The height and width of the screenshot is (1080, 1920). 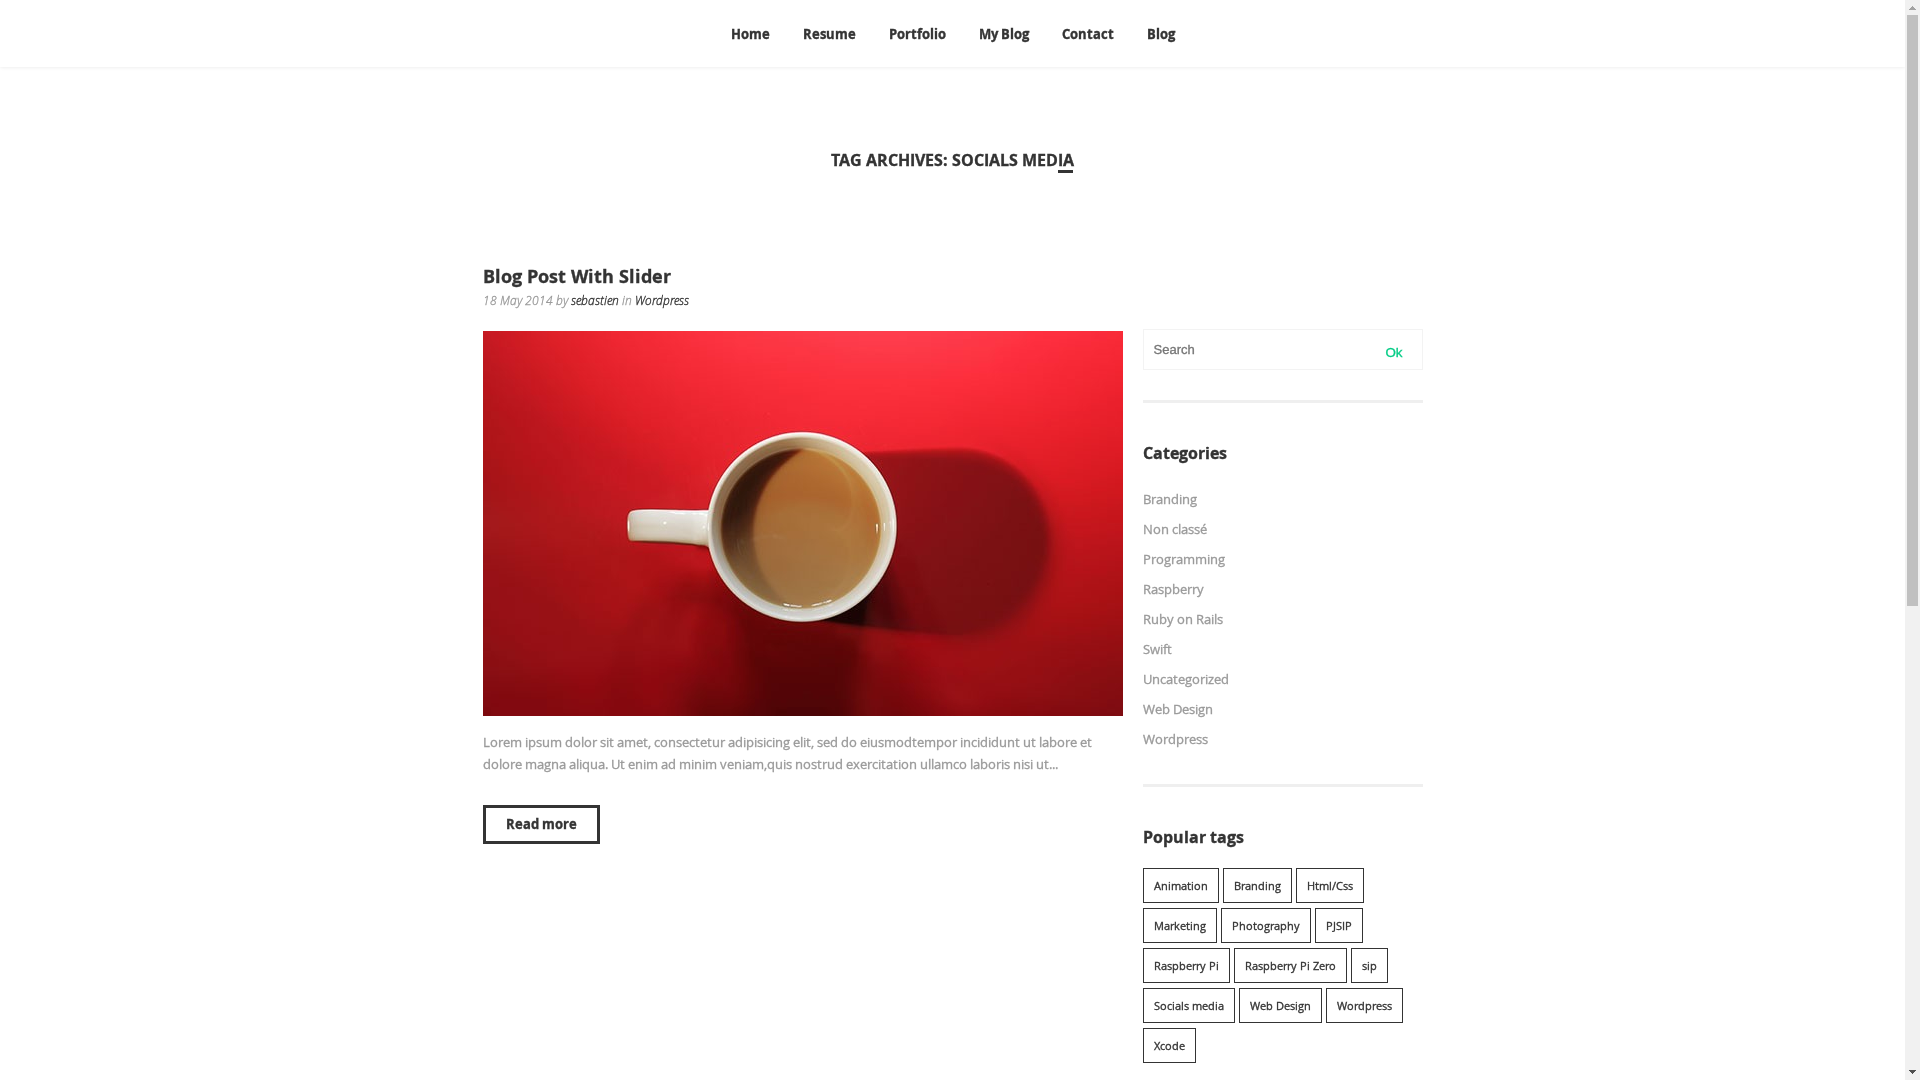 What do you see at coordinates (1156, 648) in the screenshot?
I see `'Swift'` at bounding box center [1156, 648].